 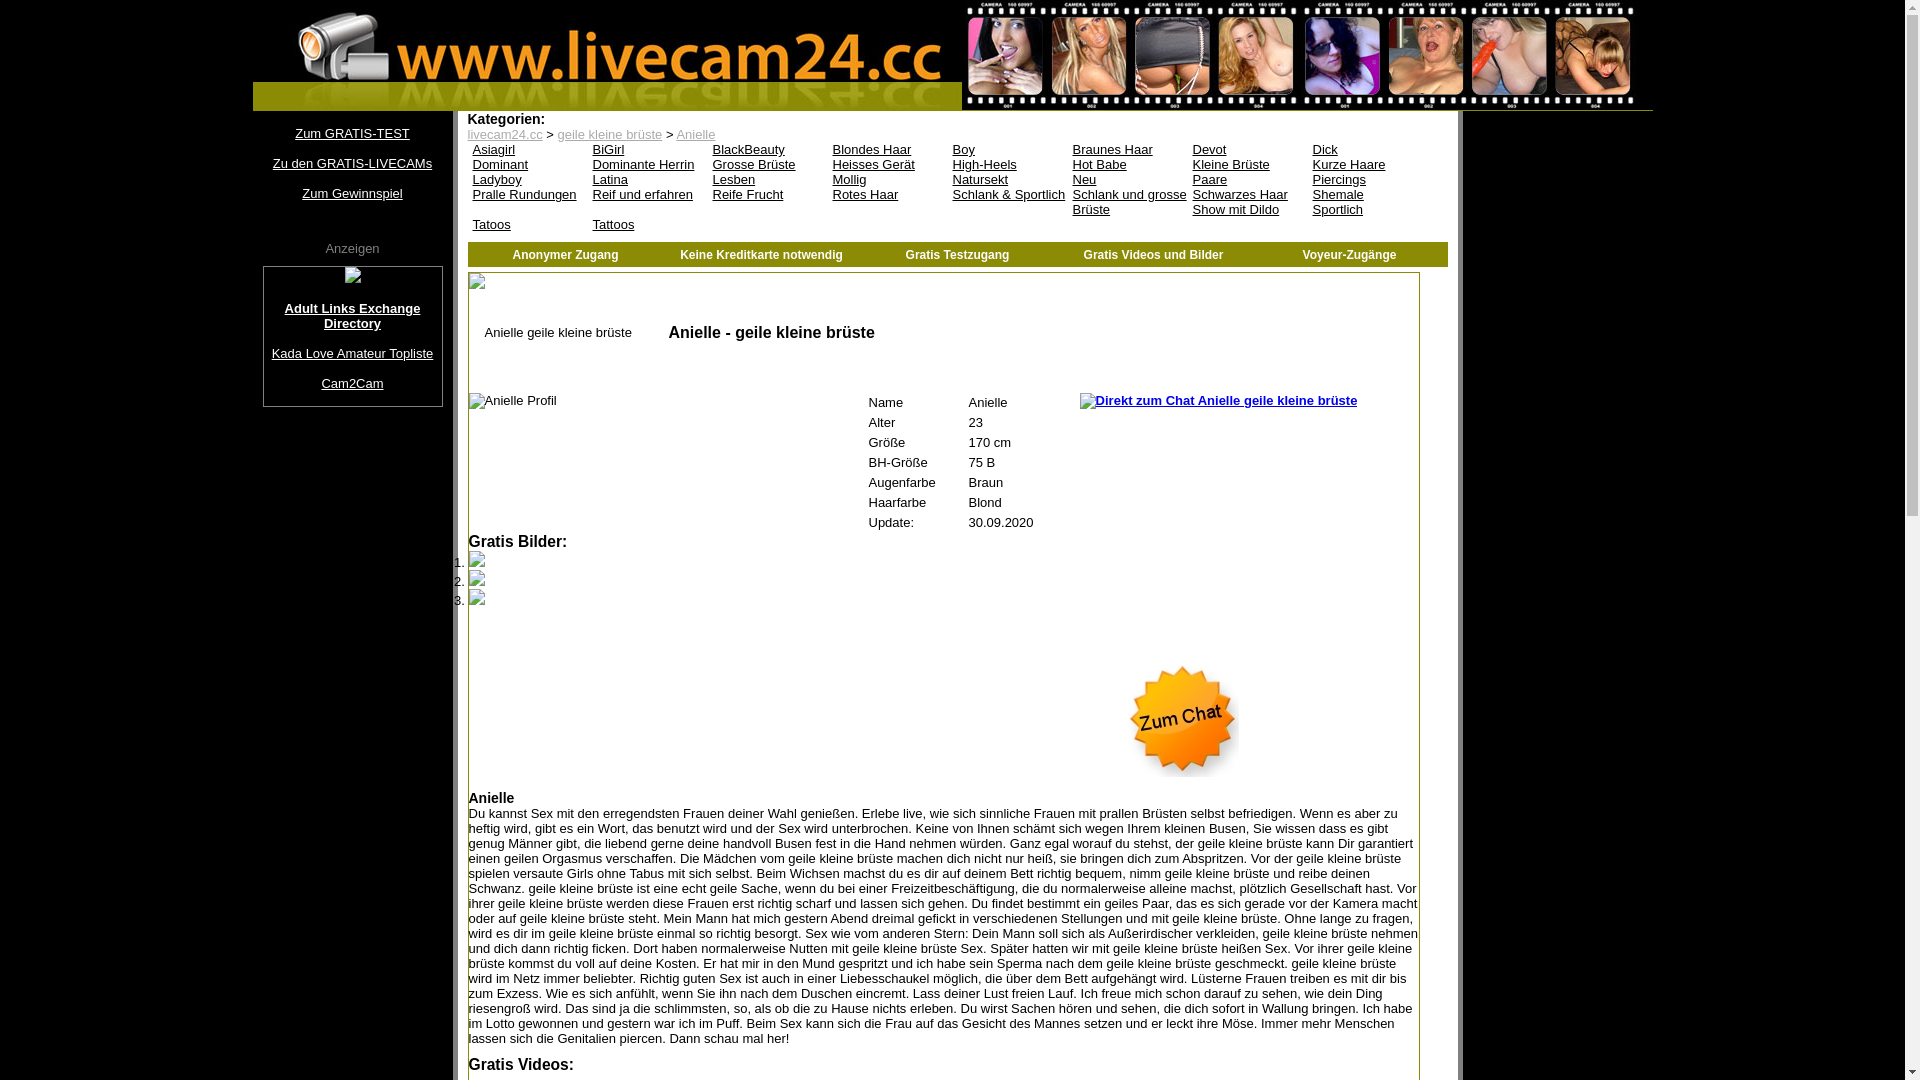 I want to click on 'Adult Links Exchange Directory', so click(x=353, y=315).